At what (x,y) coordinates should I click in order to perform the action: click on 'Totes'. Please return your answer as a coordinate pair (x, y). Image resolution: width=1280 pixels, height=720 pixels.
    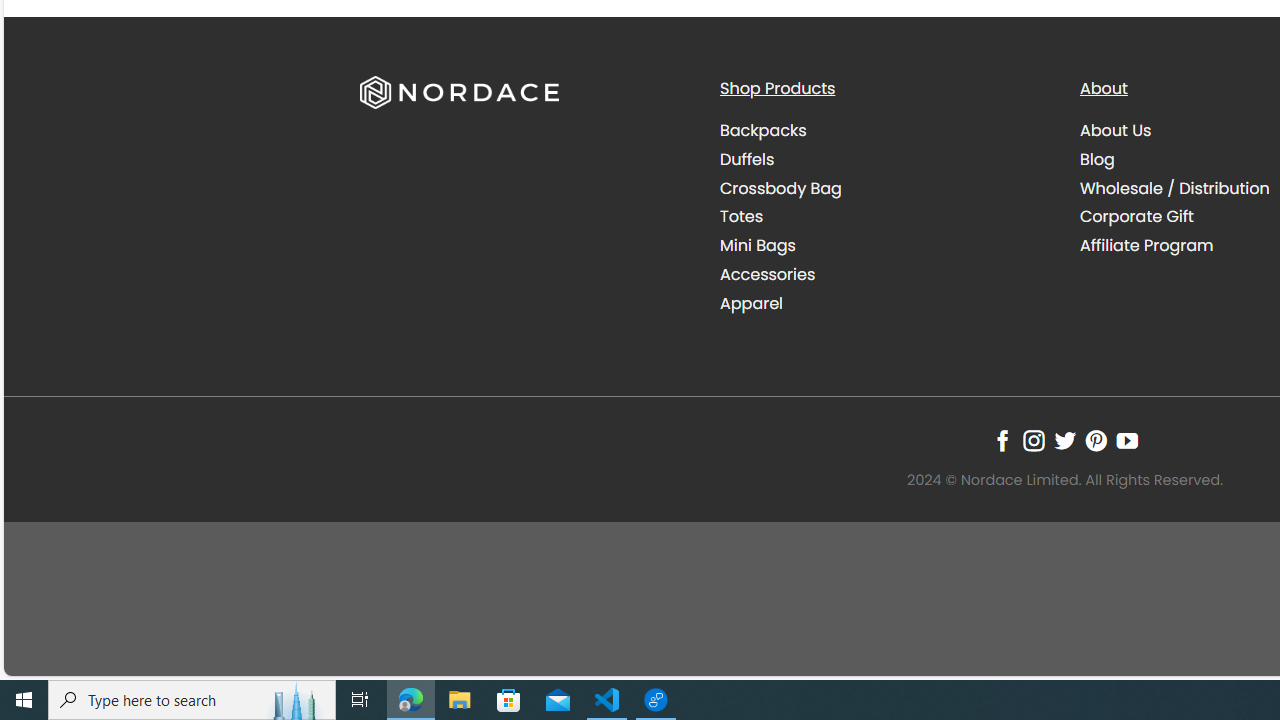
    Looking at the image, I should click on (740, 217).